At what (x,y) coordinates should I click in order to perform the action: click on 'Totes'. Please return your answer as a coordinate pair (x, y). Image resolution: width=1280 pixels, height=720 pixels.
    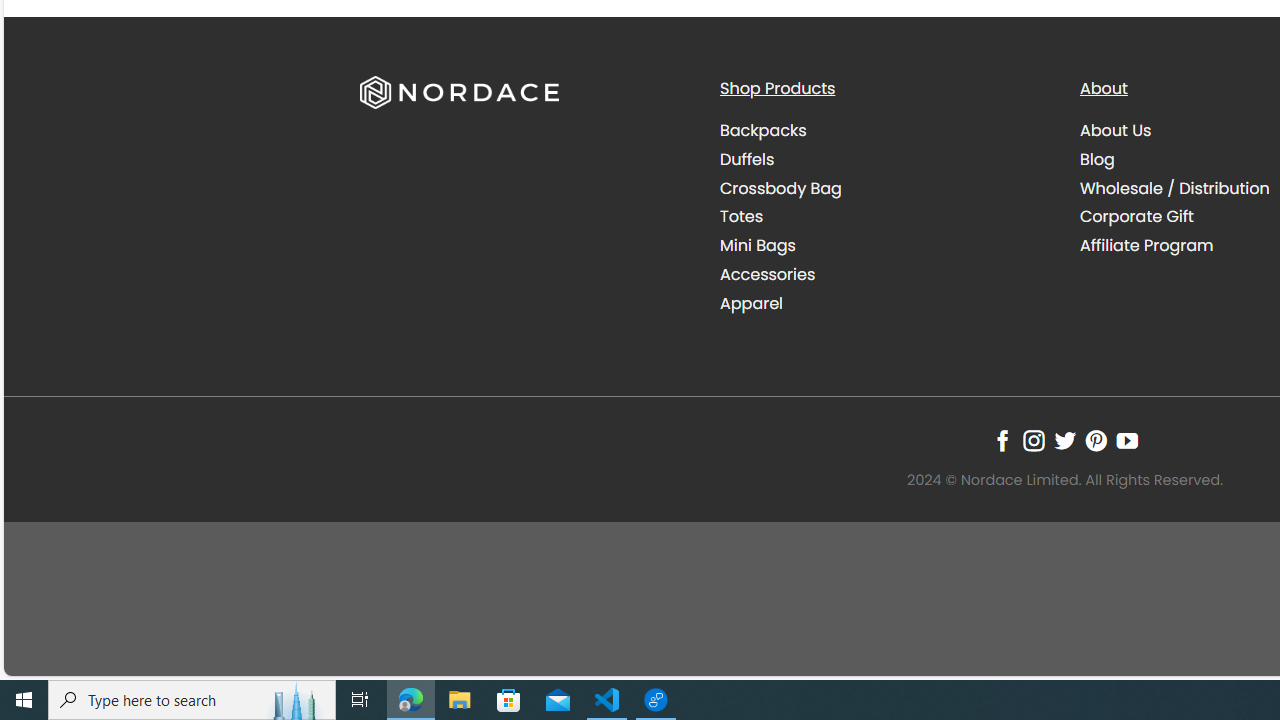
    Looking at the image, I should click on (740, 217).